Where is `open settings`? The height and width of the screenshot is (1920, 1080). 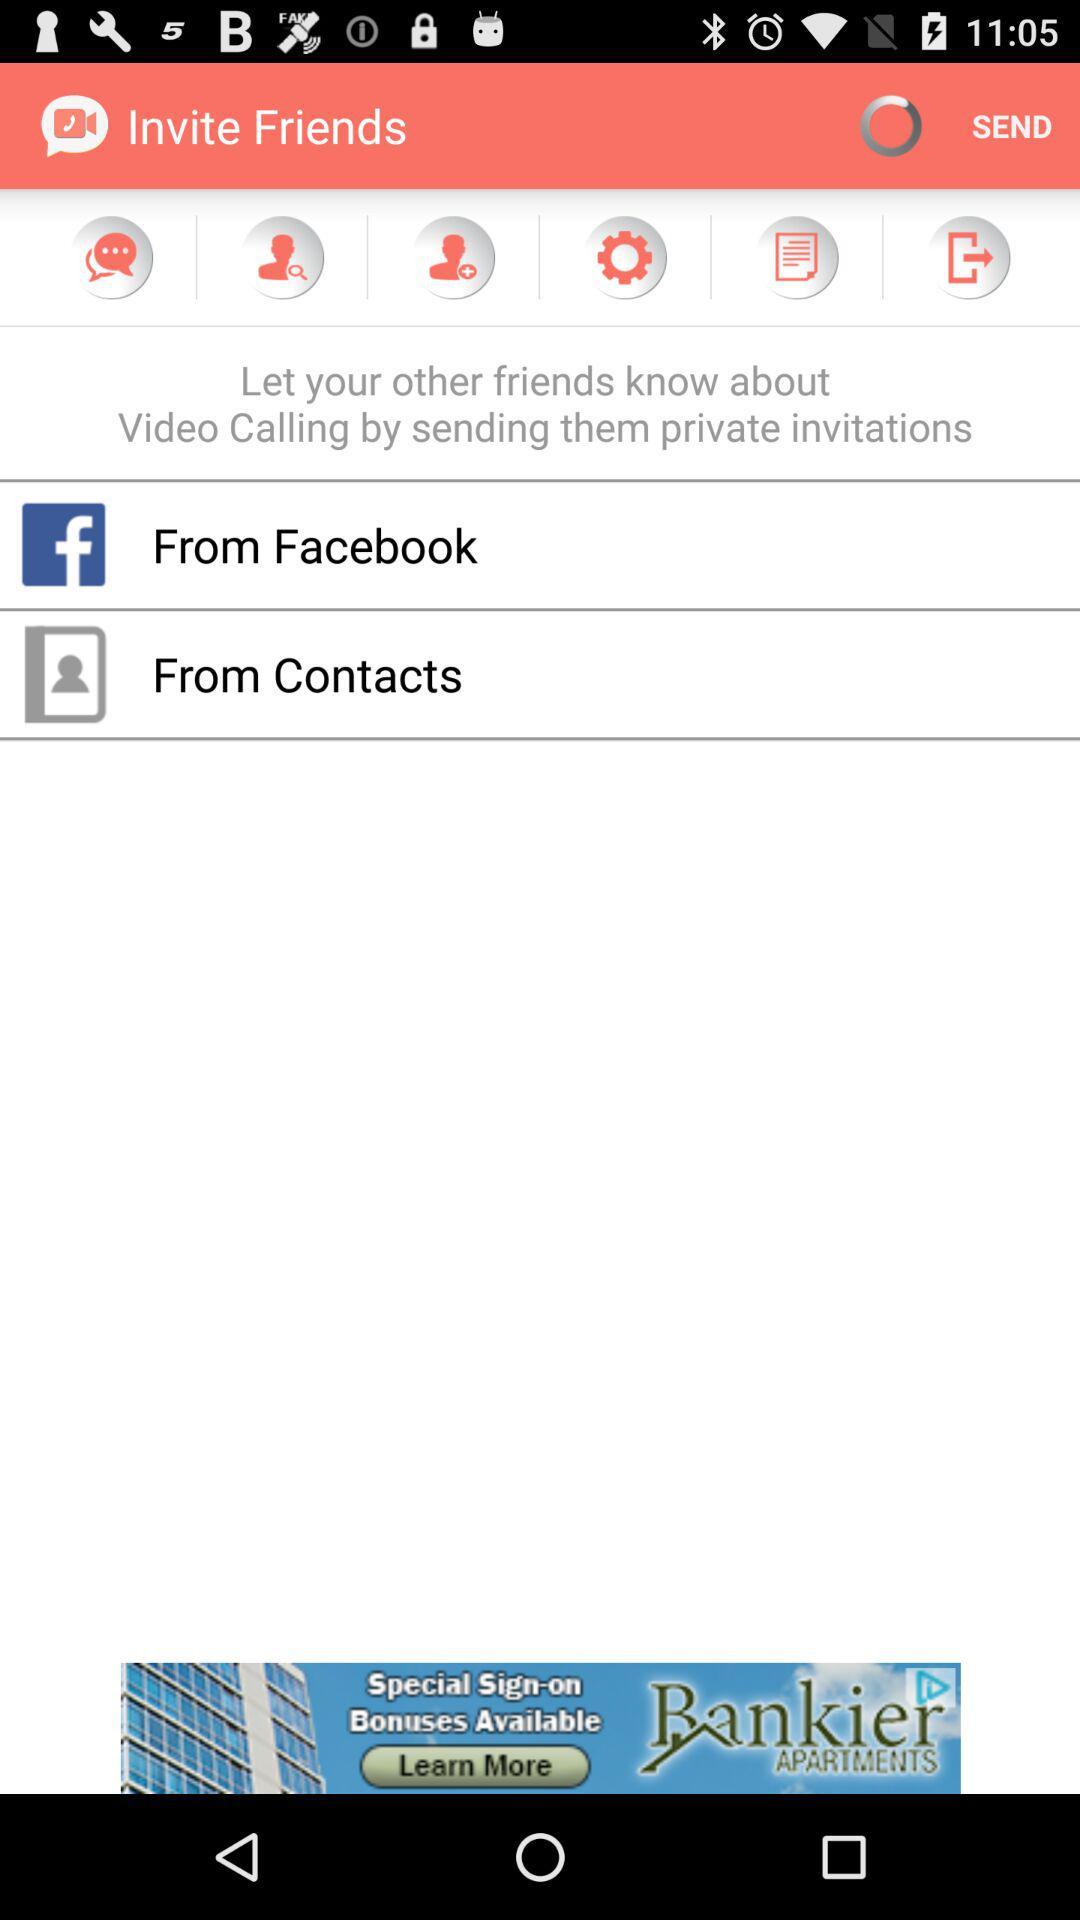
open settings is located at coordinates (623, 256).